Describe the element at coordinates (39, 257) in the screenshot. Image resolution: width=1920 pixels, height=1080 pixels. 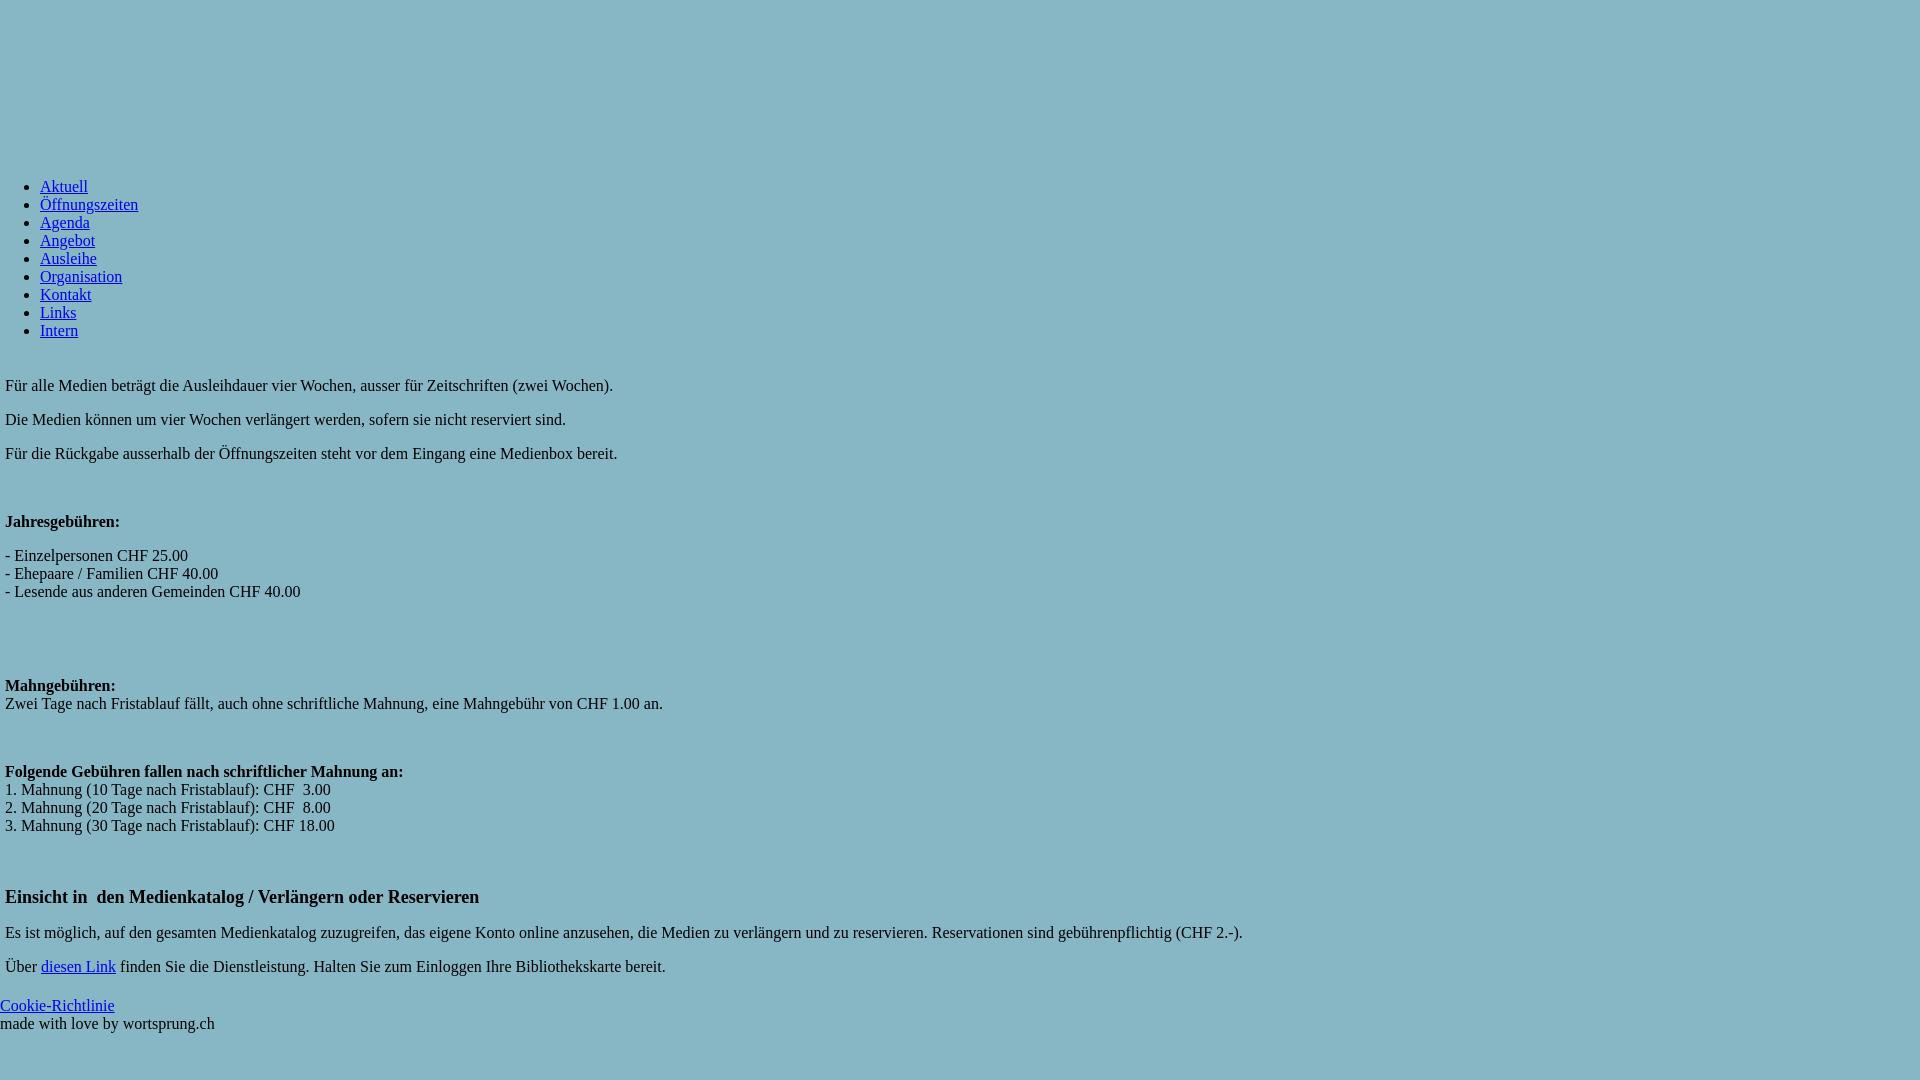
I see `'Ausleihe'` at that location.